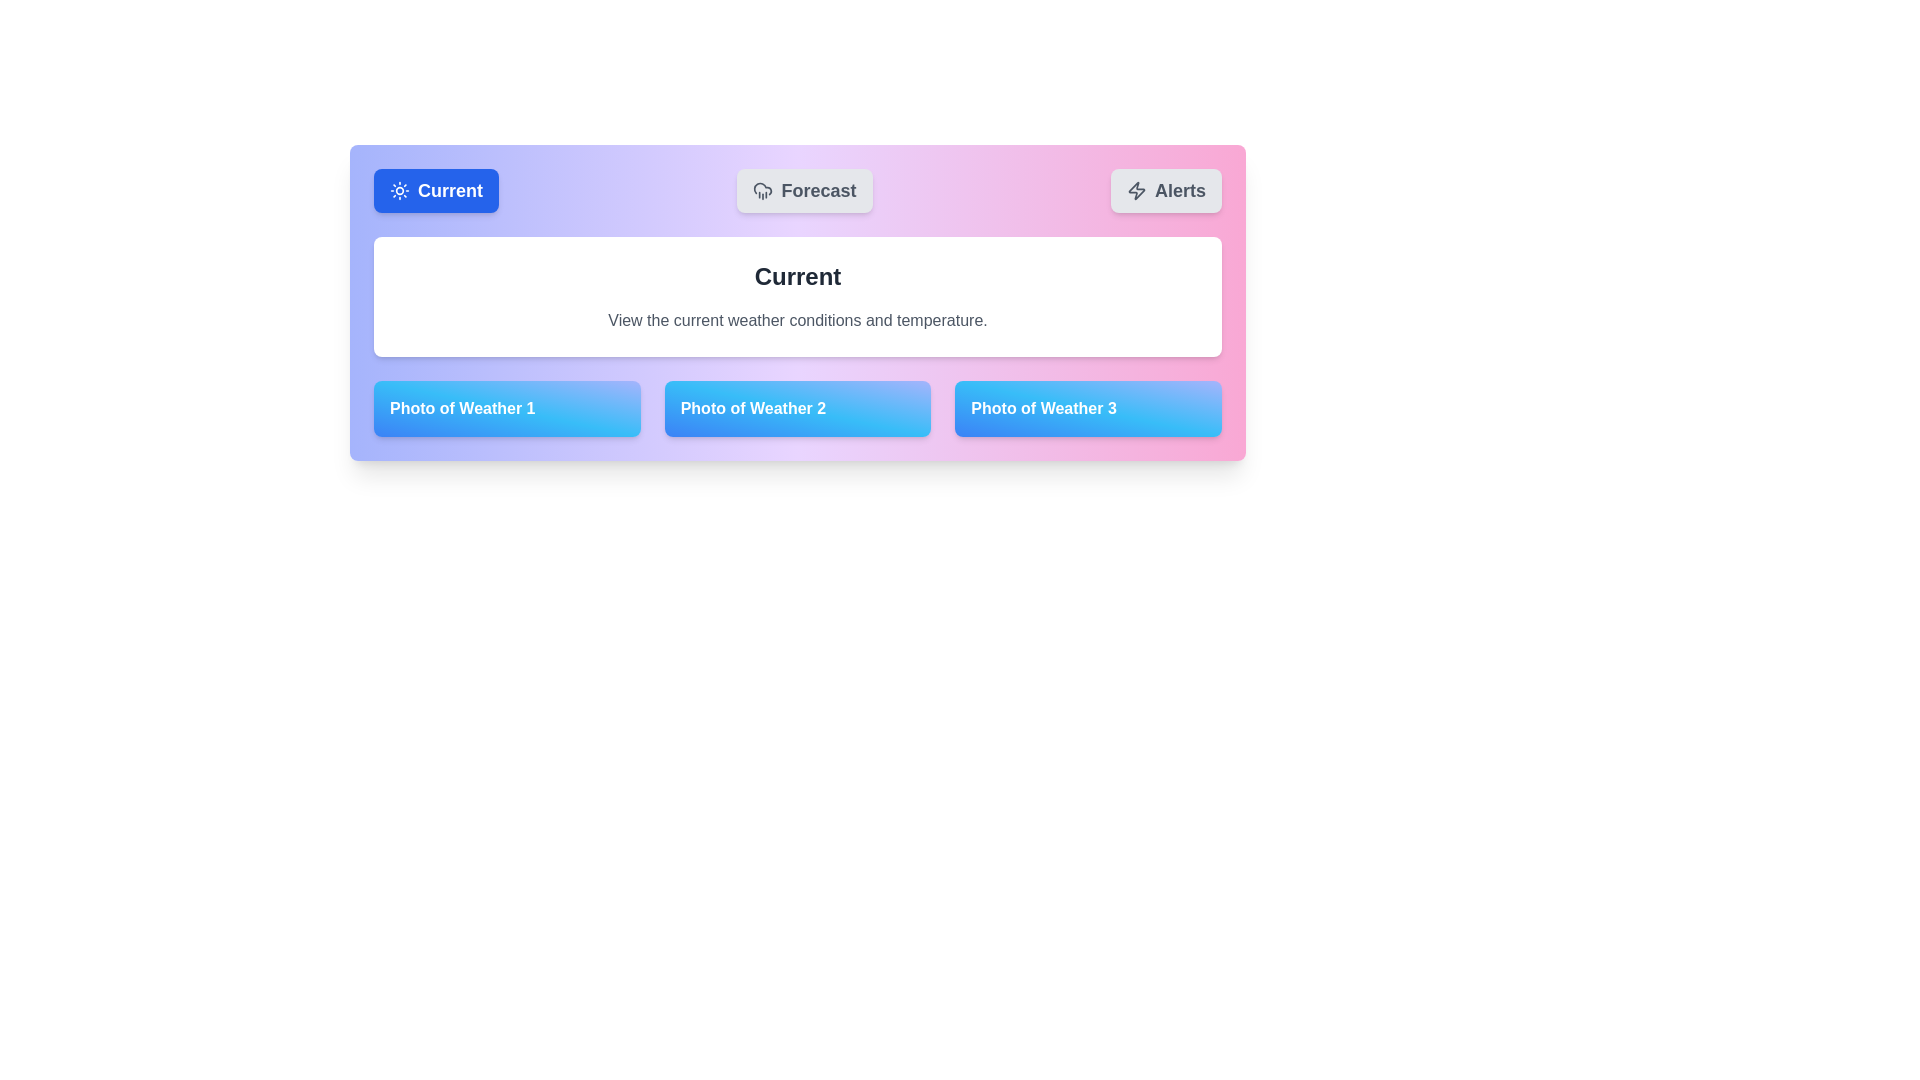 This screenshot has height=1080, width=1920. Describe the element at coordinates (1087, 407) in the screenshot. I see `the styled button labeled 'Photo of Weather 3' which is located in the rightmost position of a row of three buttons and has a gradient background with bold white text` at that location.